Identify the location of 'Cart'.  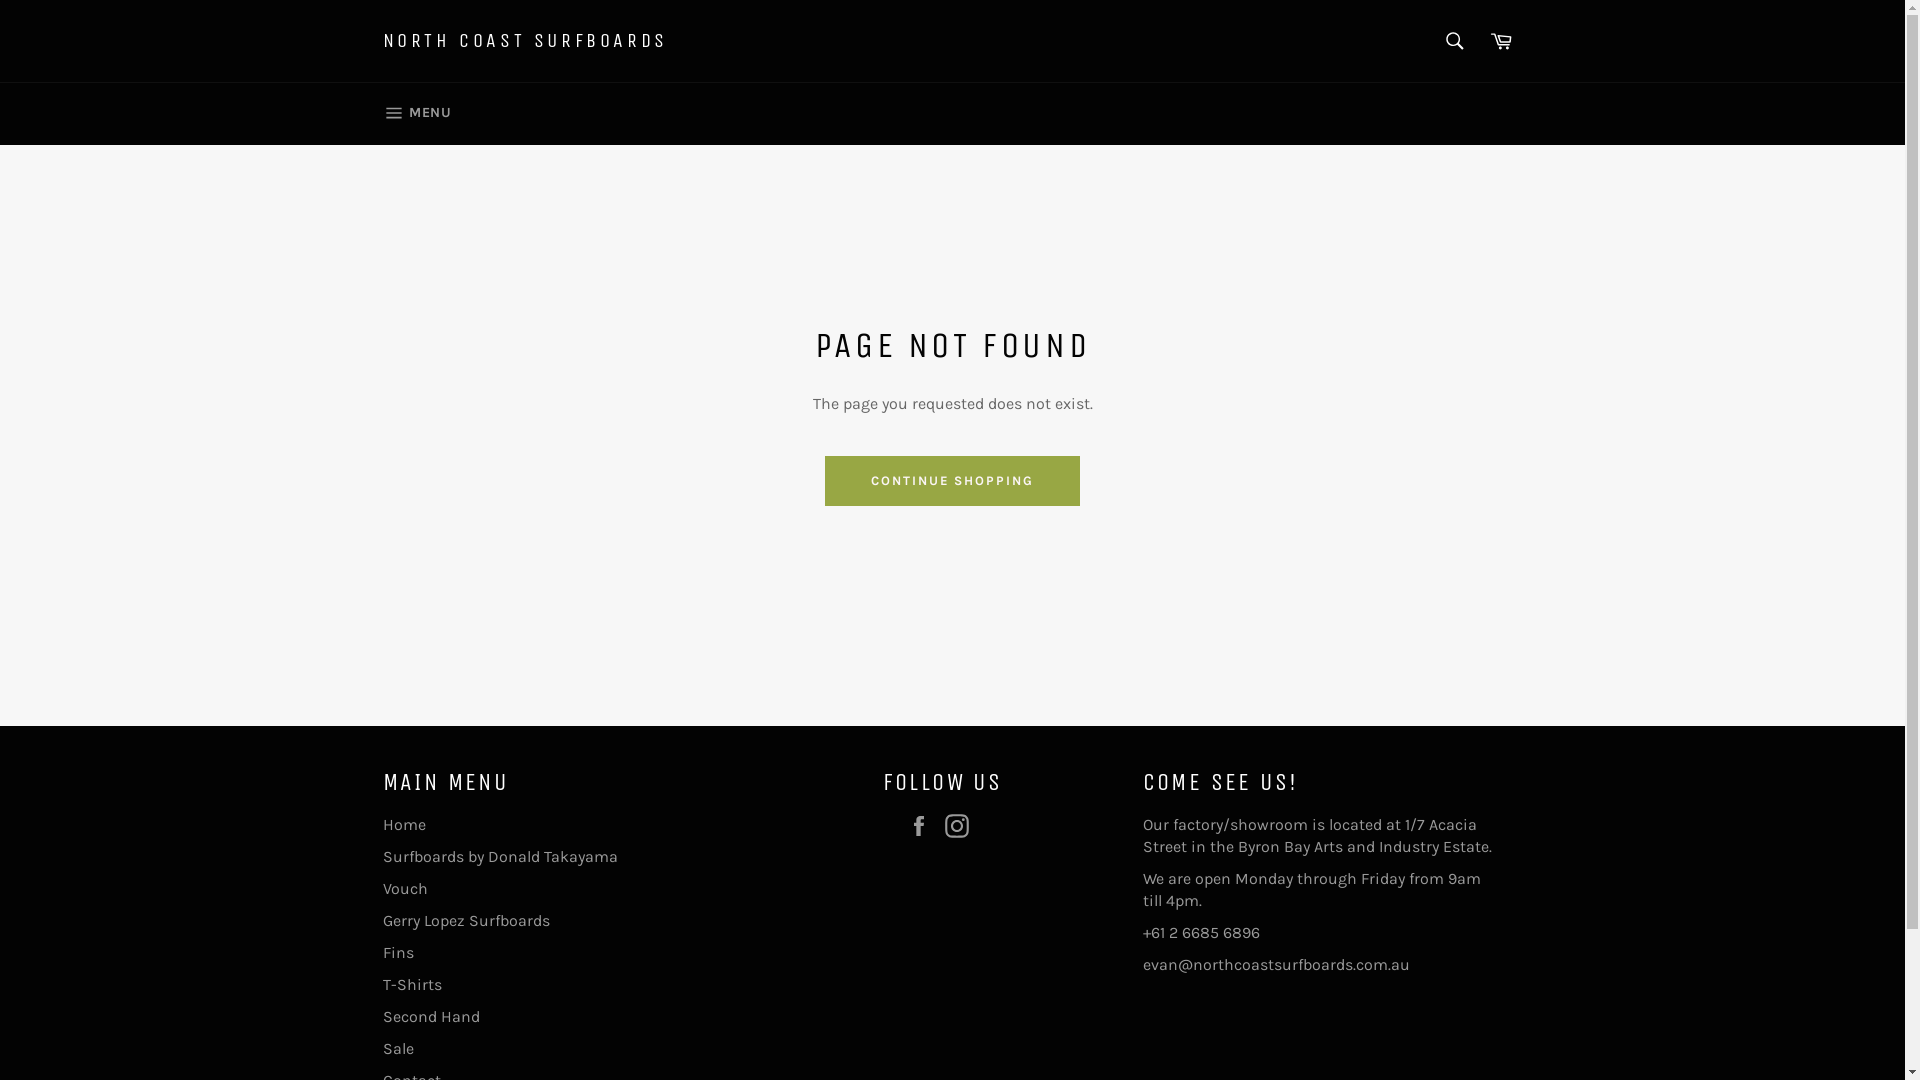
(1501, 41).